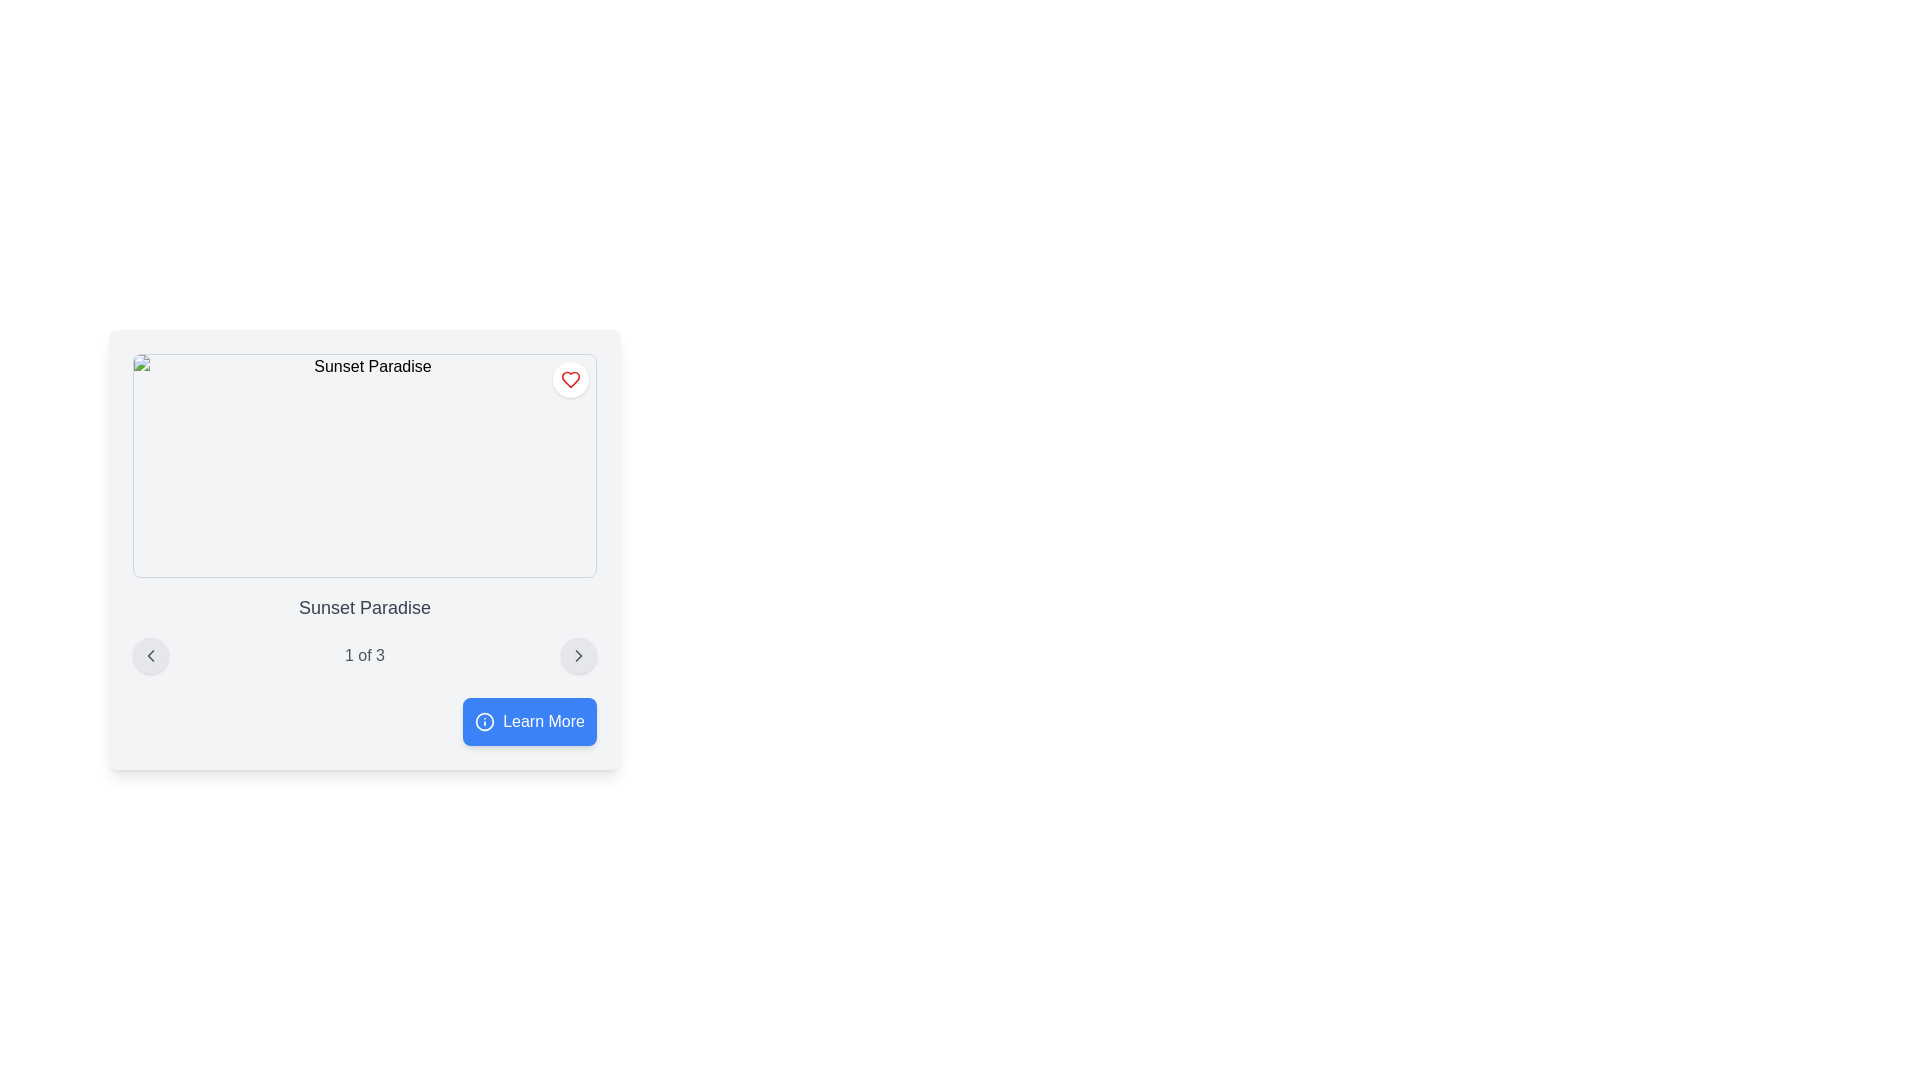 The image size is (1920, 1080). Describe the element at coordinates (364, 655) in the screenshot. I see `text displayed in the medium-sized gray font labeled '1 of 3', which is centrally positioned between a left and right arrow icon` at that location.